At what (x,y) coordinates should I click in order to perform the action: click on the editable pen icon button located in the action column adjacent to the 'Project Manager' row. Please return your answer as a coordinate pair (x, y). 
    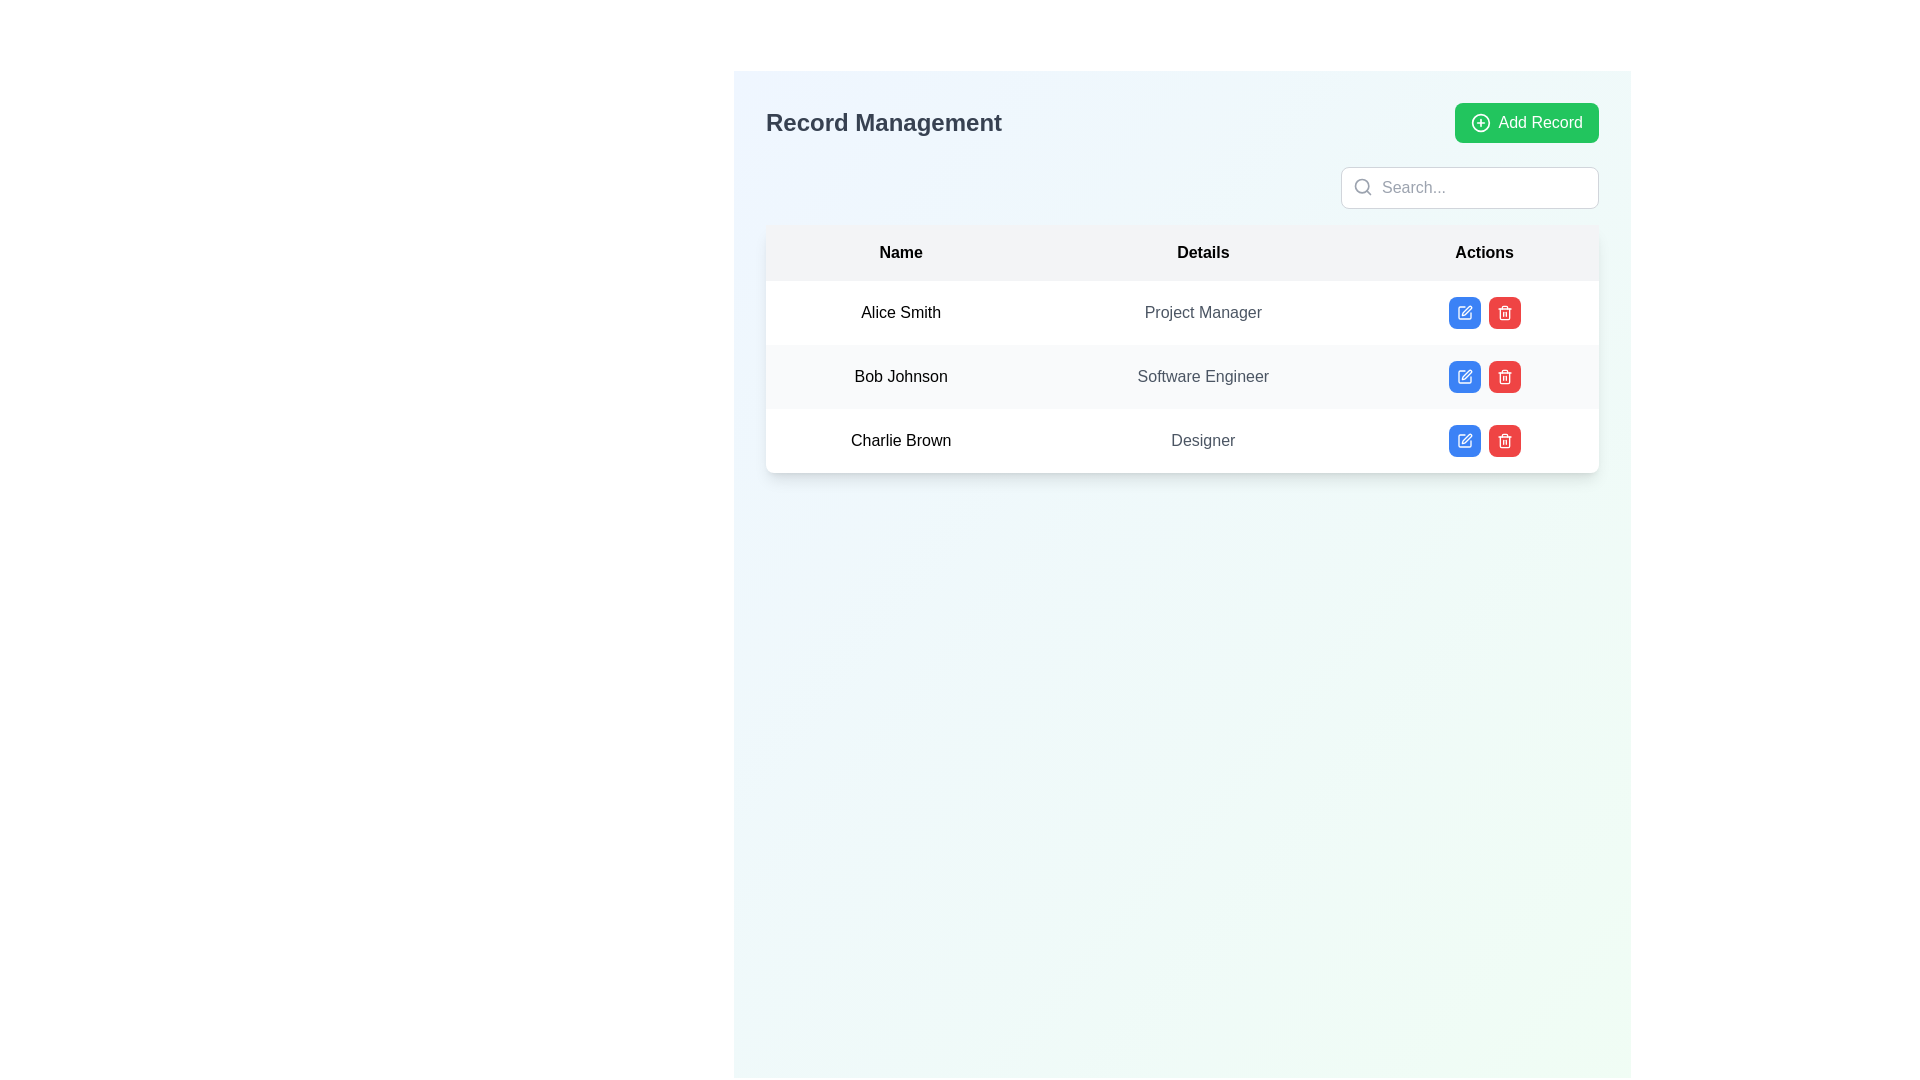
    Looking at the image, I should click on (1464, 312).